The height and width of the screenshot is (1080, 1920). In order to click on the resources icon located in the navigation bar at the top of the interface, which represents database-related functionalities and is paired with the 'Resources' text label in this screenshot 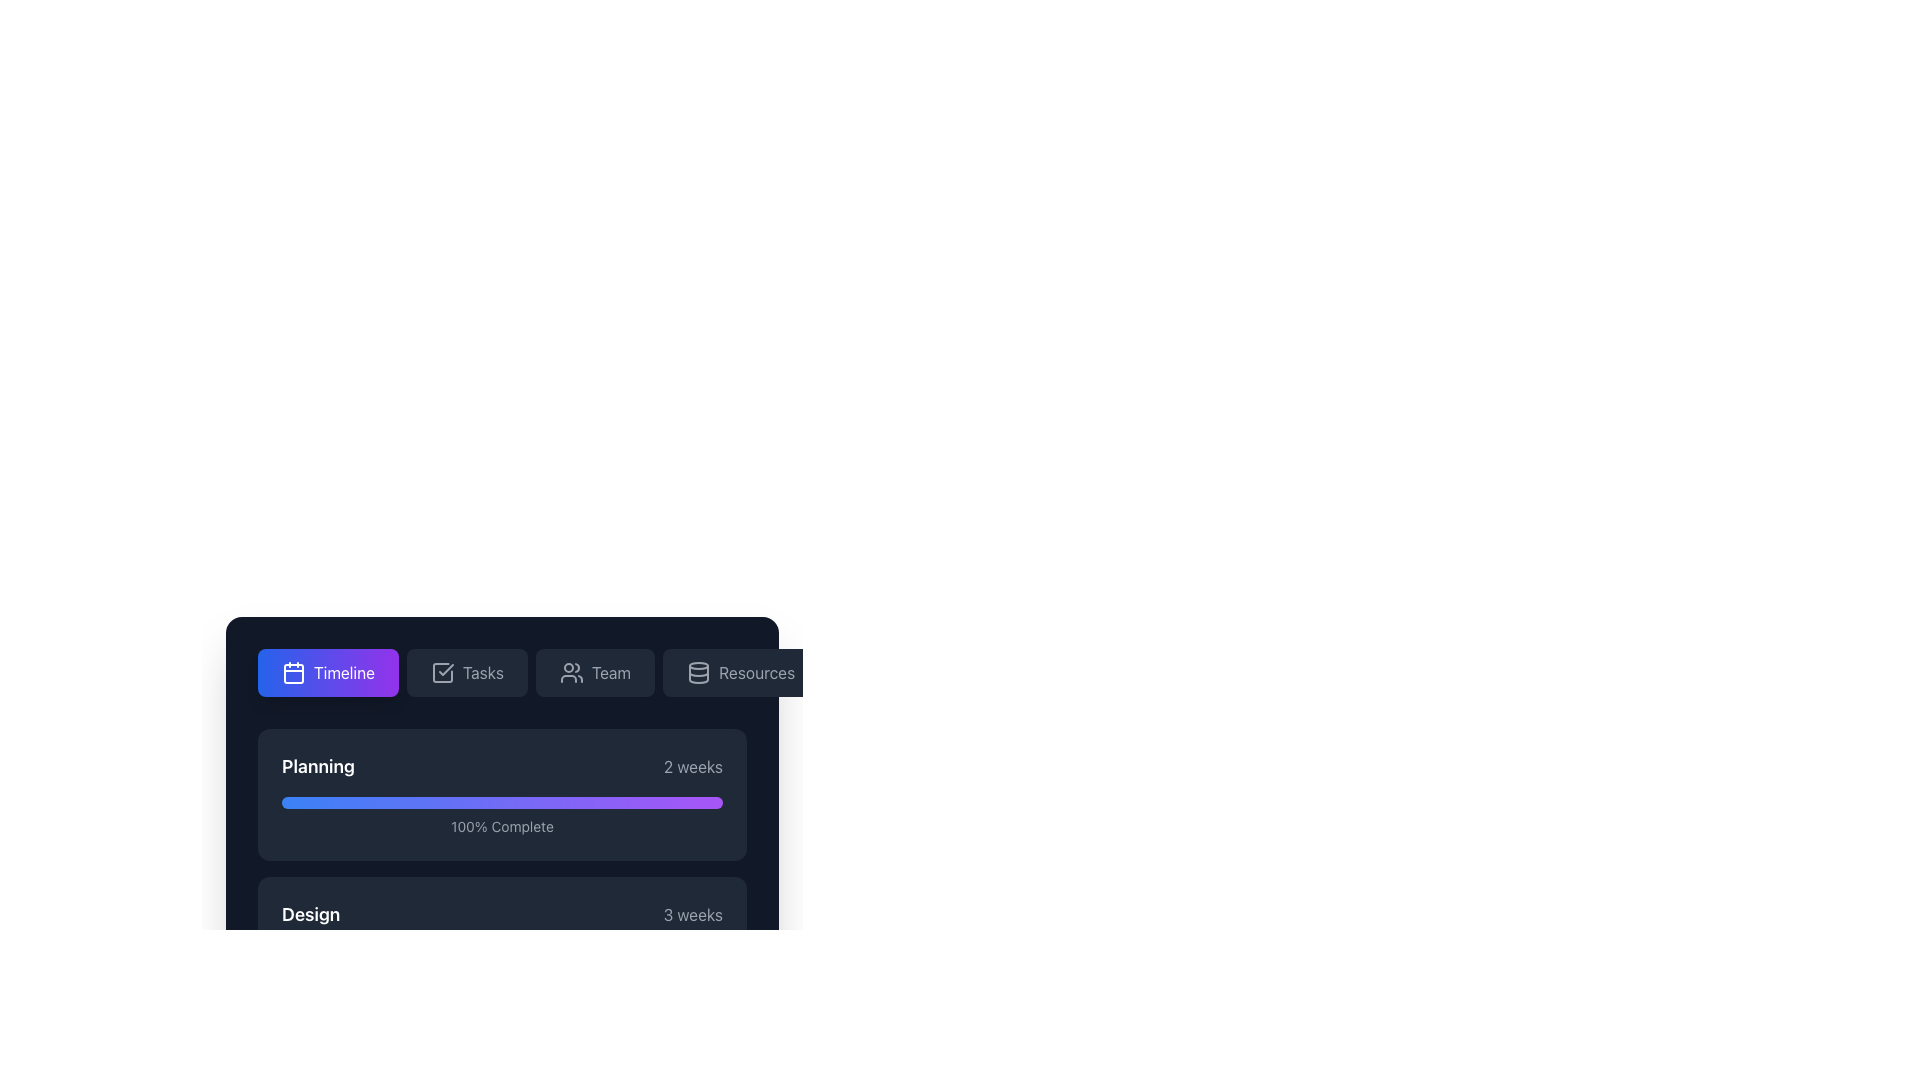, I will do `click(699, 672)`.